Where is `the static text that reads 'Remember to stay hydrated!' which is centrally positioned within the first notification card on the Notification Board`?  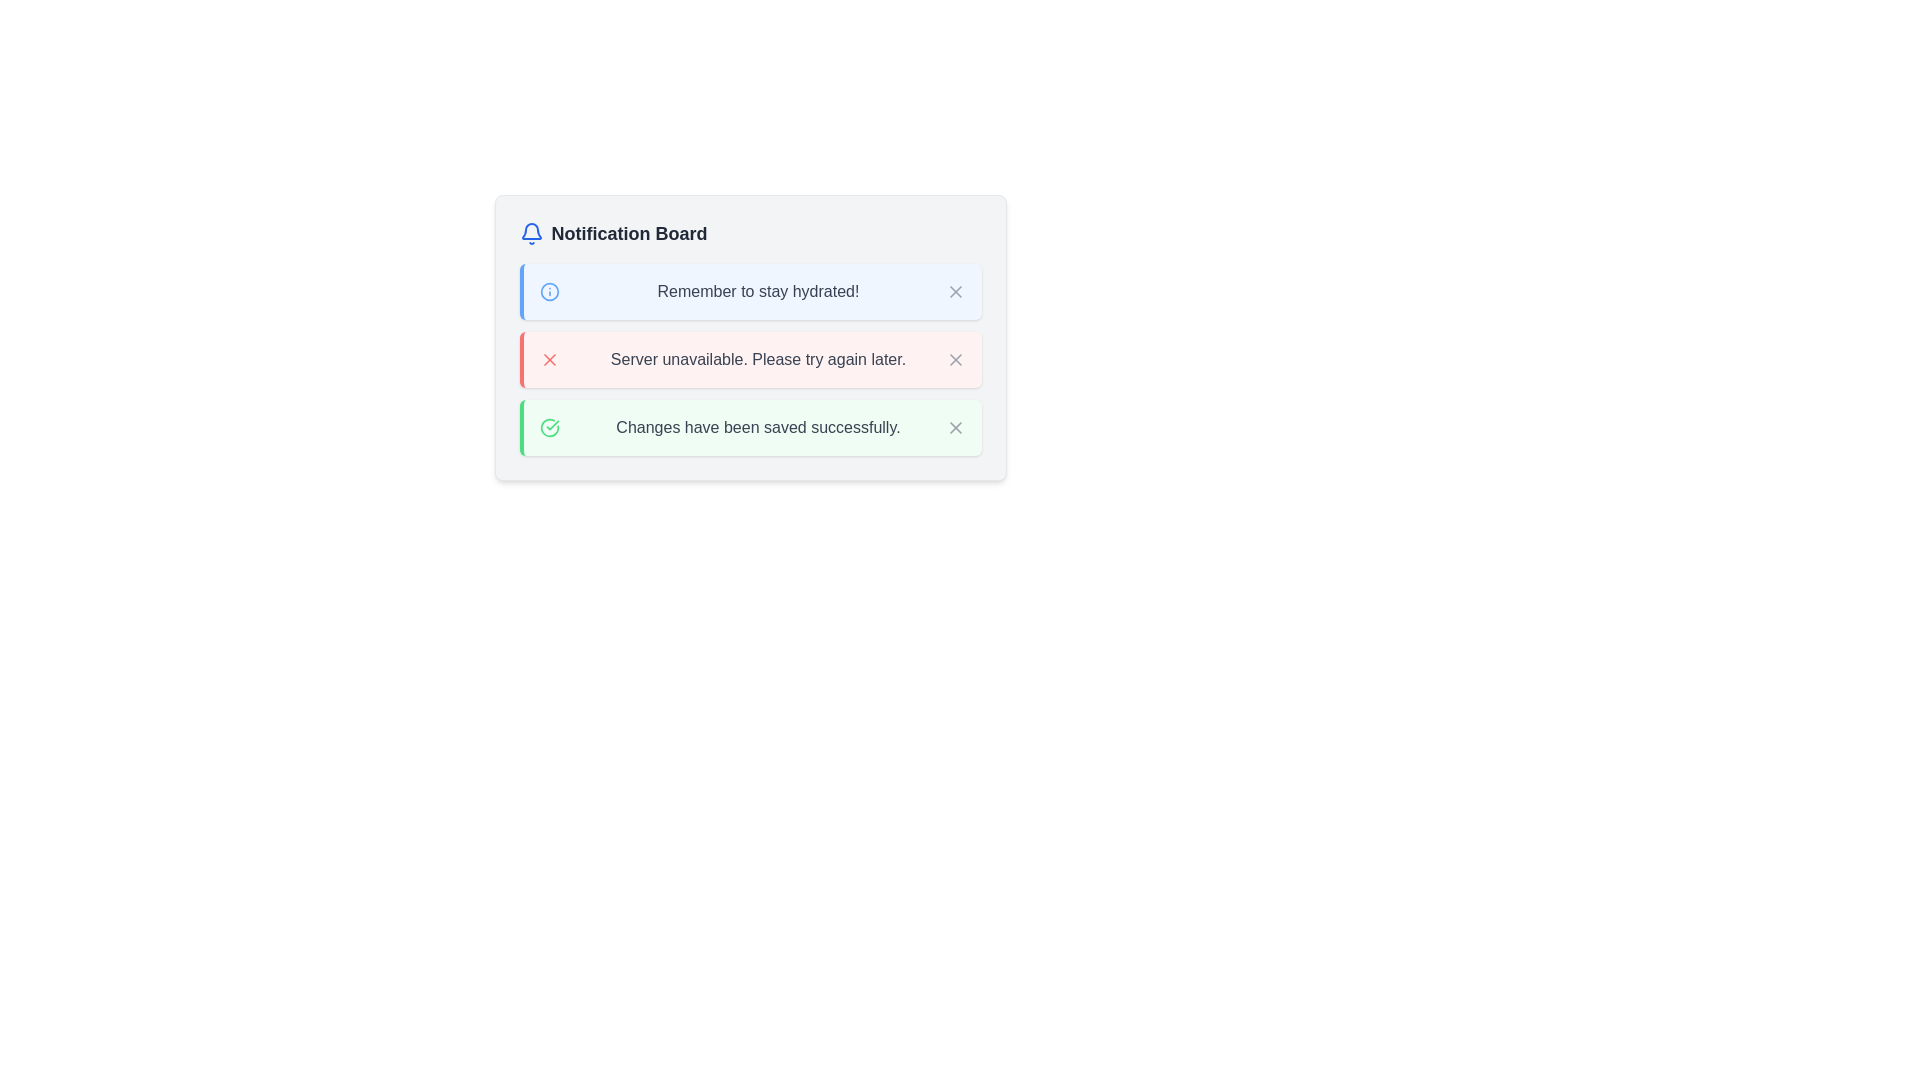 the static text that reads 'Remember to stay hydrated!' which is centrally positioned within the first notification card on the Notification Board is located at coordinates (757, 292).